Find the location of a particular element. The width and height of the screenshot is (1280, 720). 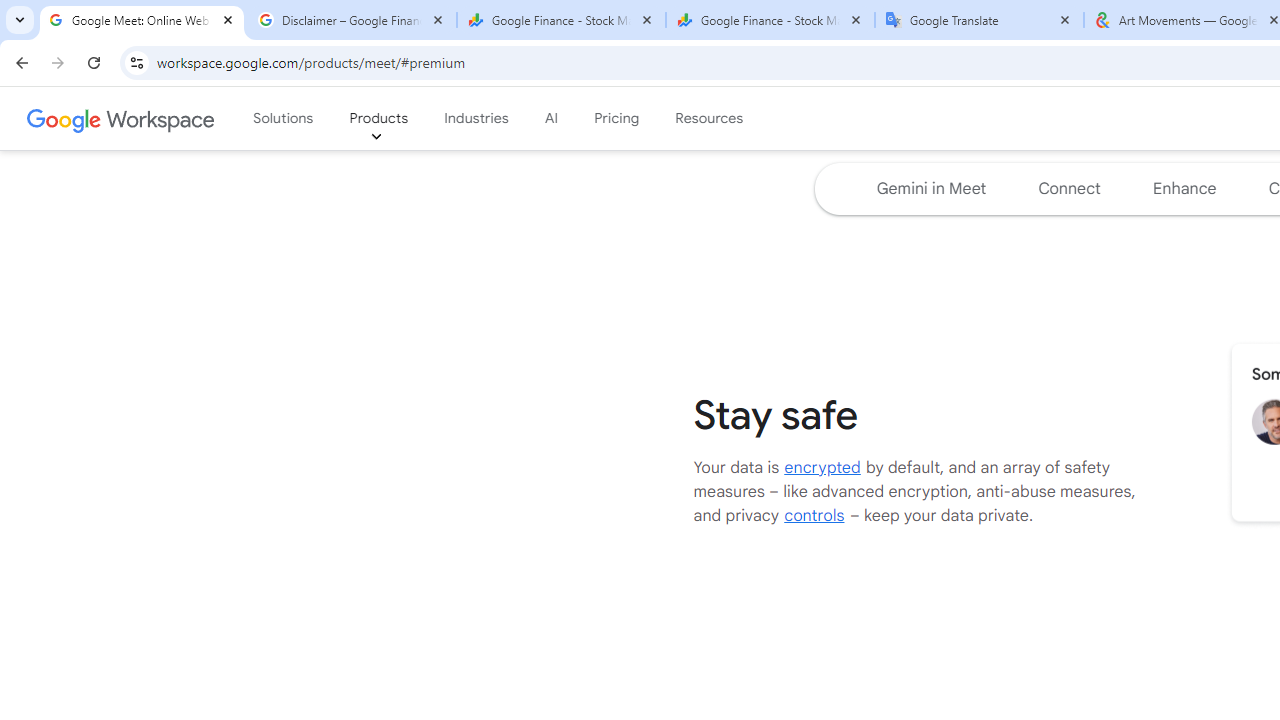

'Solutions' is located at coordinates (282, 119).